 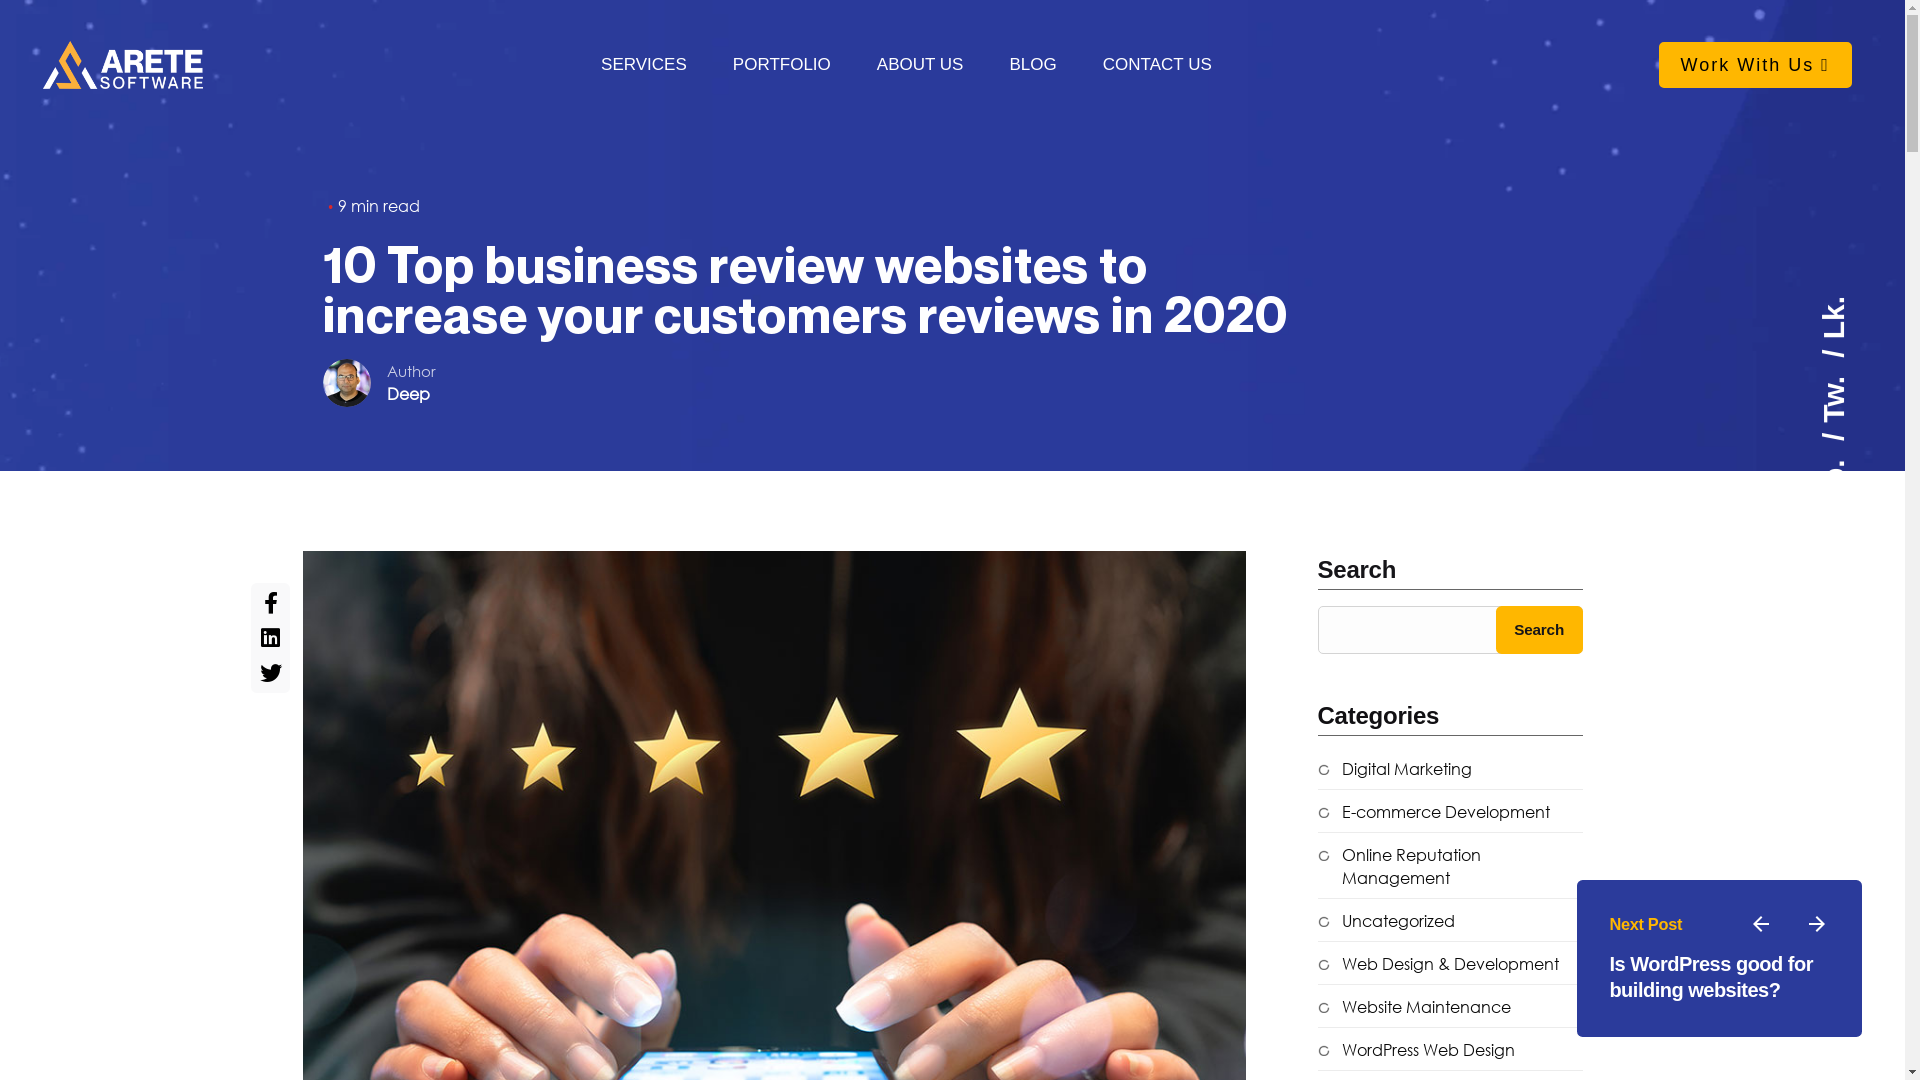 What do you see at coordinates (1318, 1049) in the screenshot?
I see `'WordPress Web Design'` at bounding box center [1318, 1049].